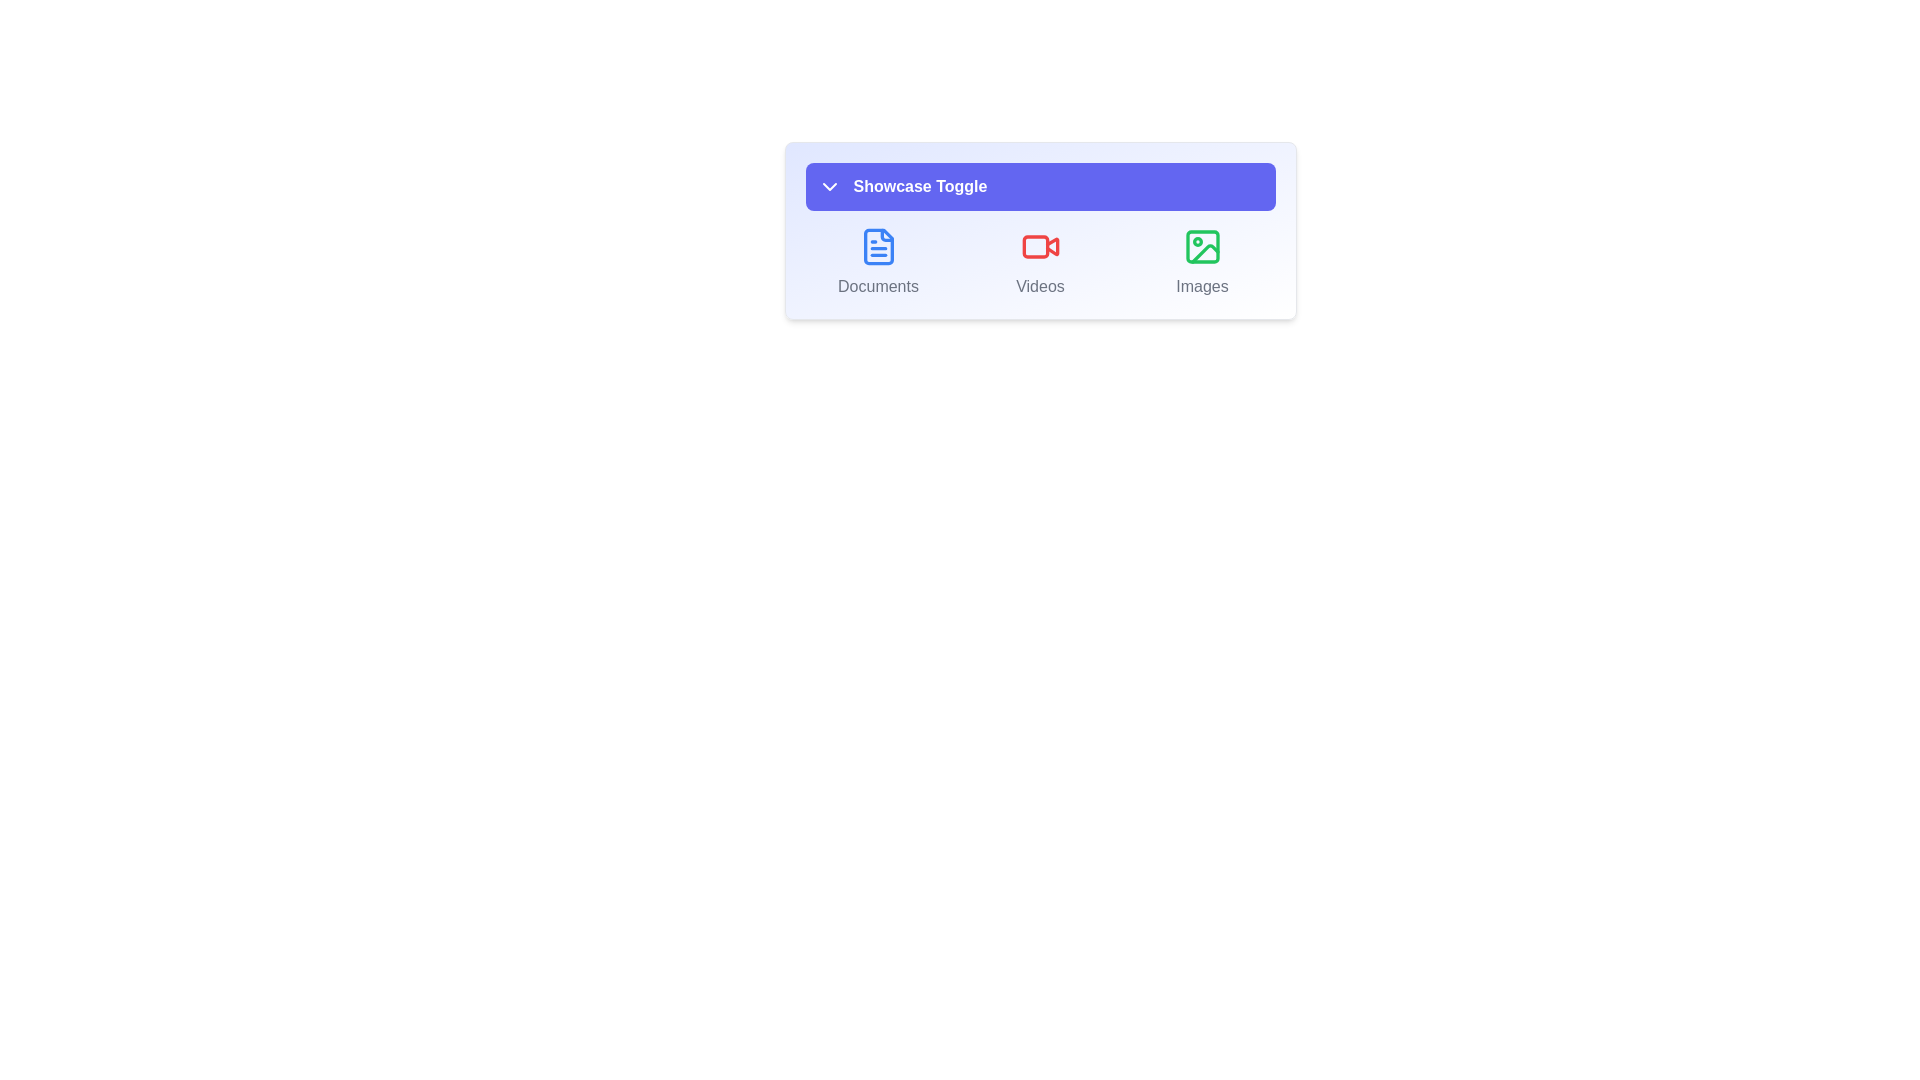 This screenshot has height=1080, width=1920. What do you see at coordinates (1035, 245) in the screenshot?
I see `the decorative rectangle located within the 'Videos' icon, which is the central icon` at bounding box center [1035, 245].